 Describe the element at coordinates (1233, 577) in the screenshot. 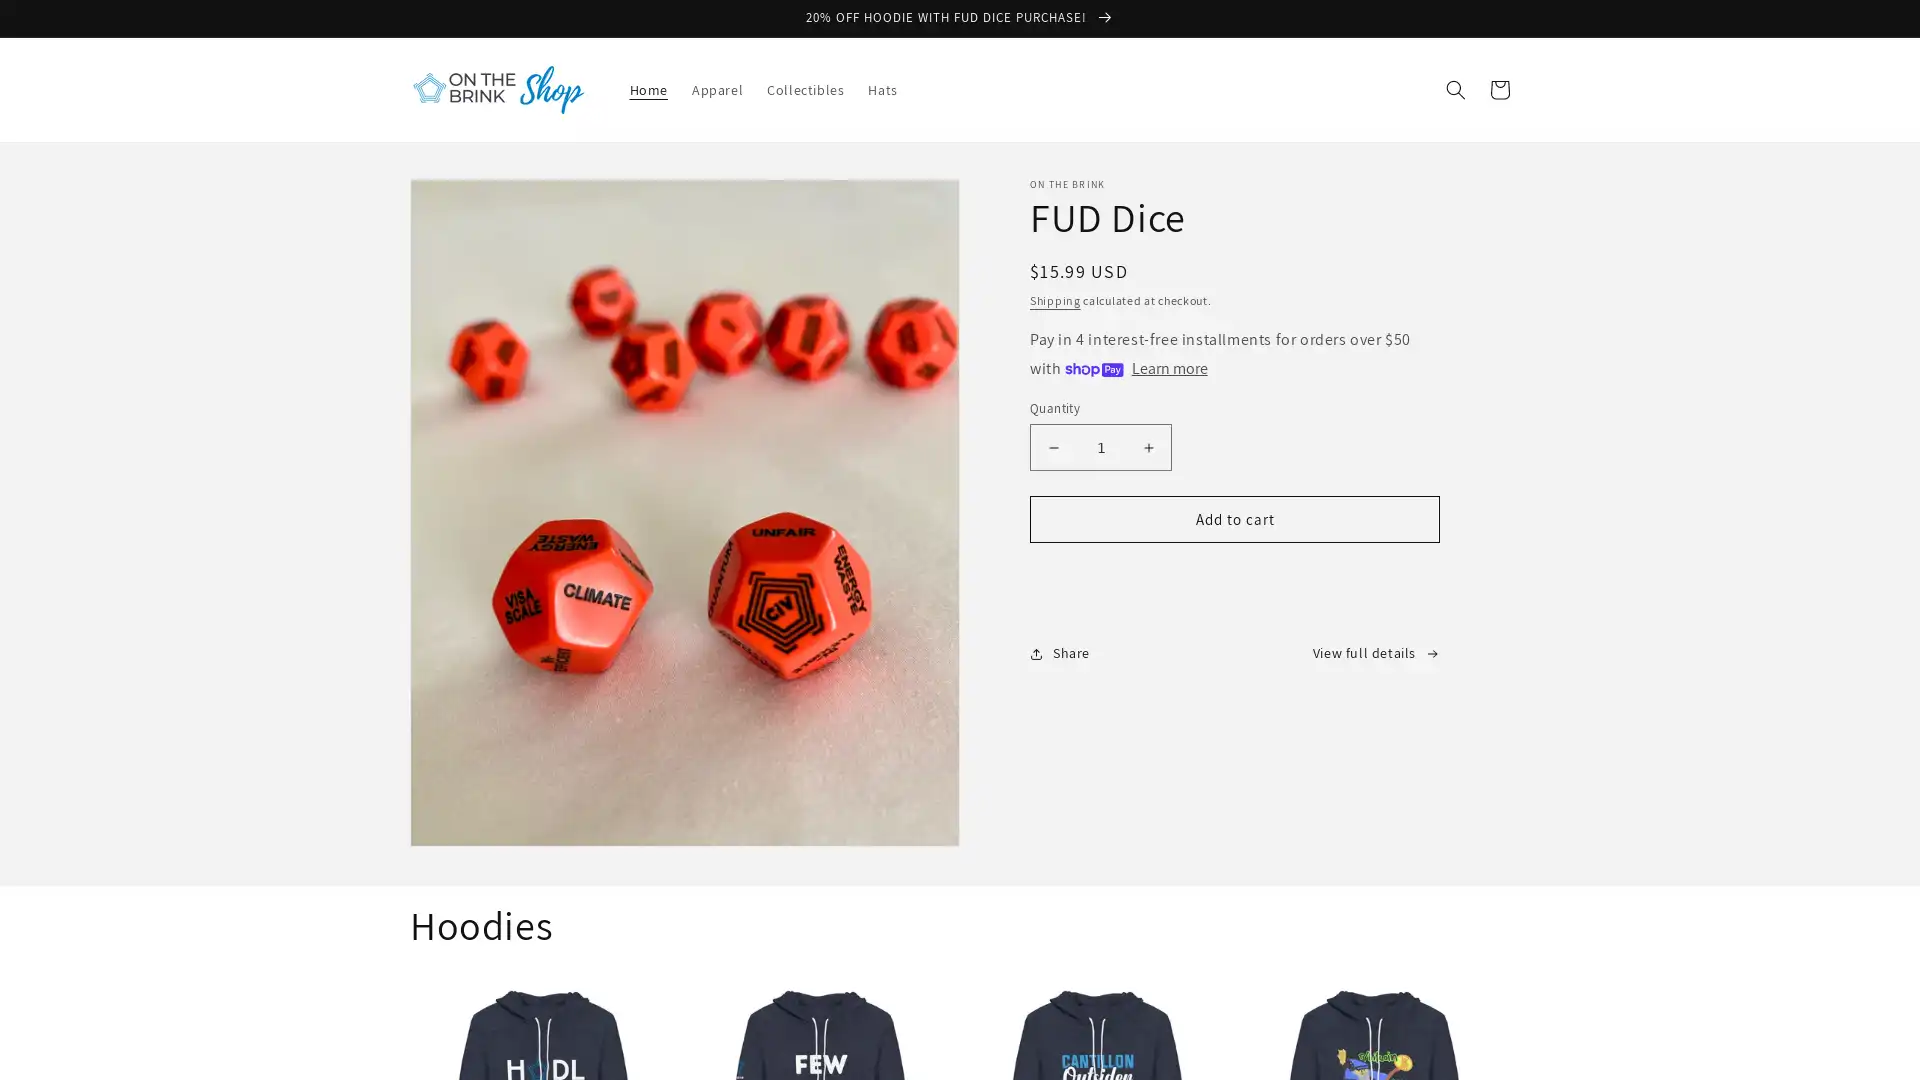

I see `Buy it now` at that location.